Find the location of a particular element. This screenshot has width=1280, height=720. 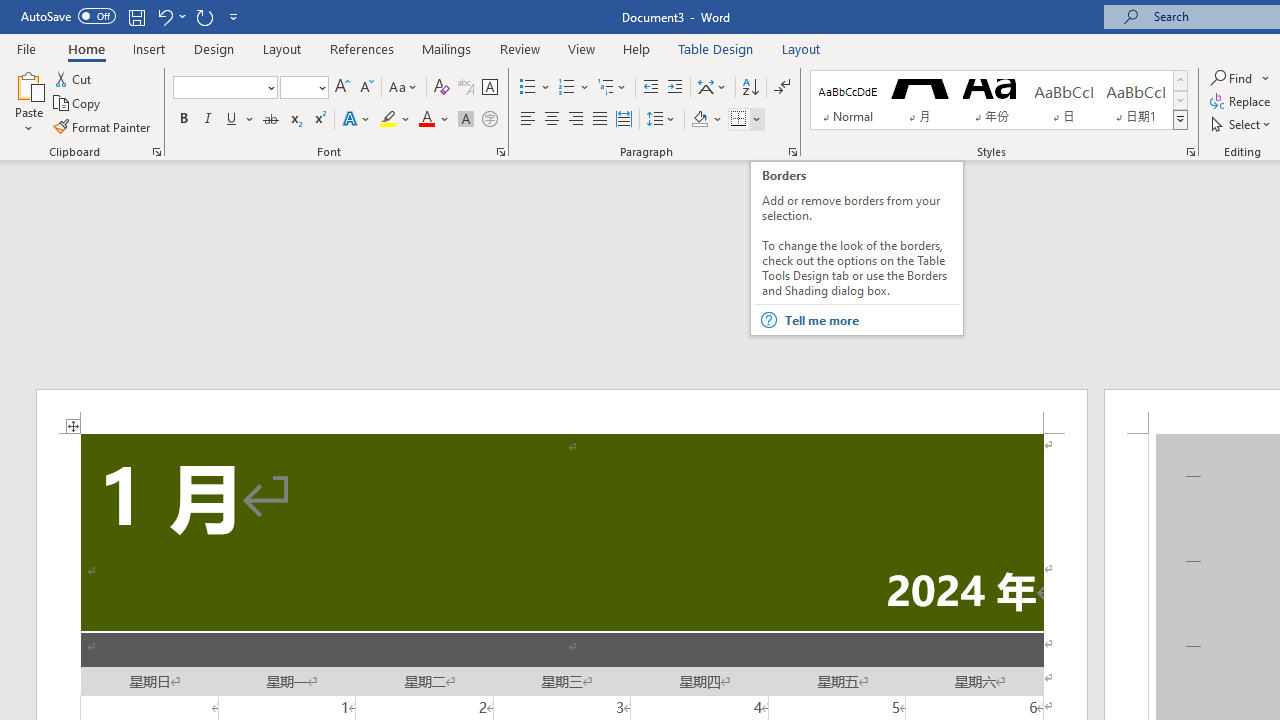

'Copy' is located at coordinates (78, 103).